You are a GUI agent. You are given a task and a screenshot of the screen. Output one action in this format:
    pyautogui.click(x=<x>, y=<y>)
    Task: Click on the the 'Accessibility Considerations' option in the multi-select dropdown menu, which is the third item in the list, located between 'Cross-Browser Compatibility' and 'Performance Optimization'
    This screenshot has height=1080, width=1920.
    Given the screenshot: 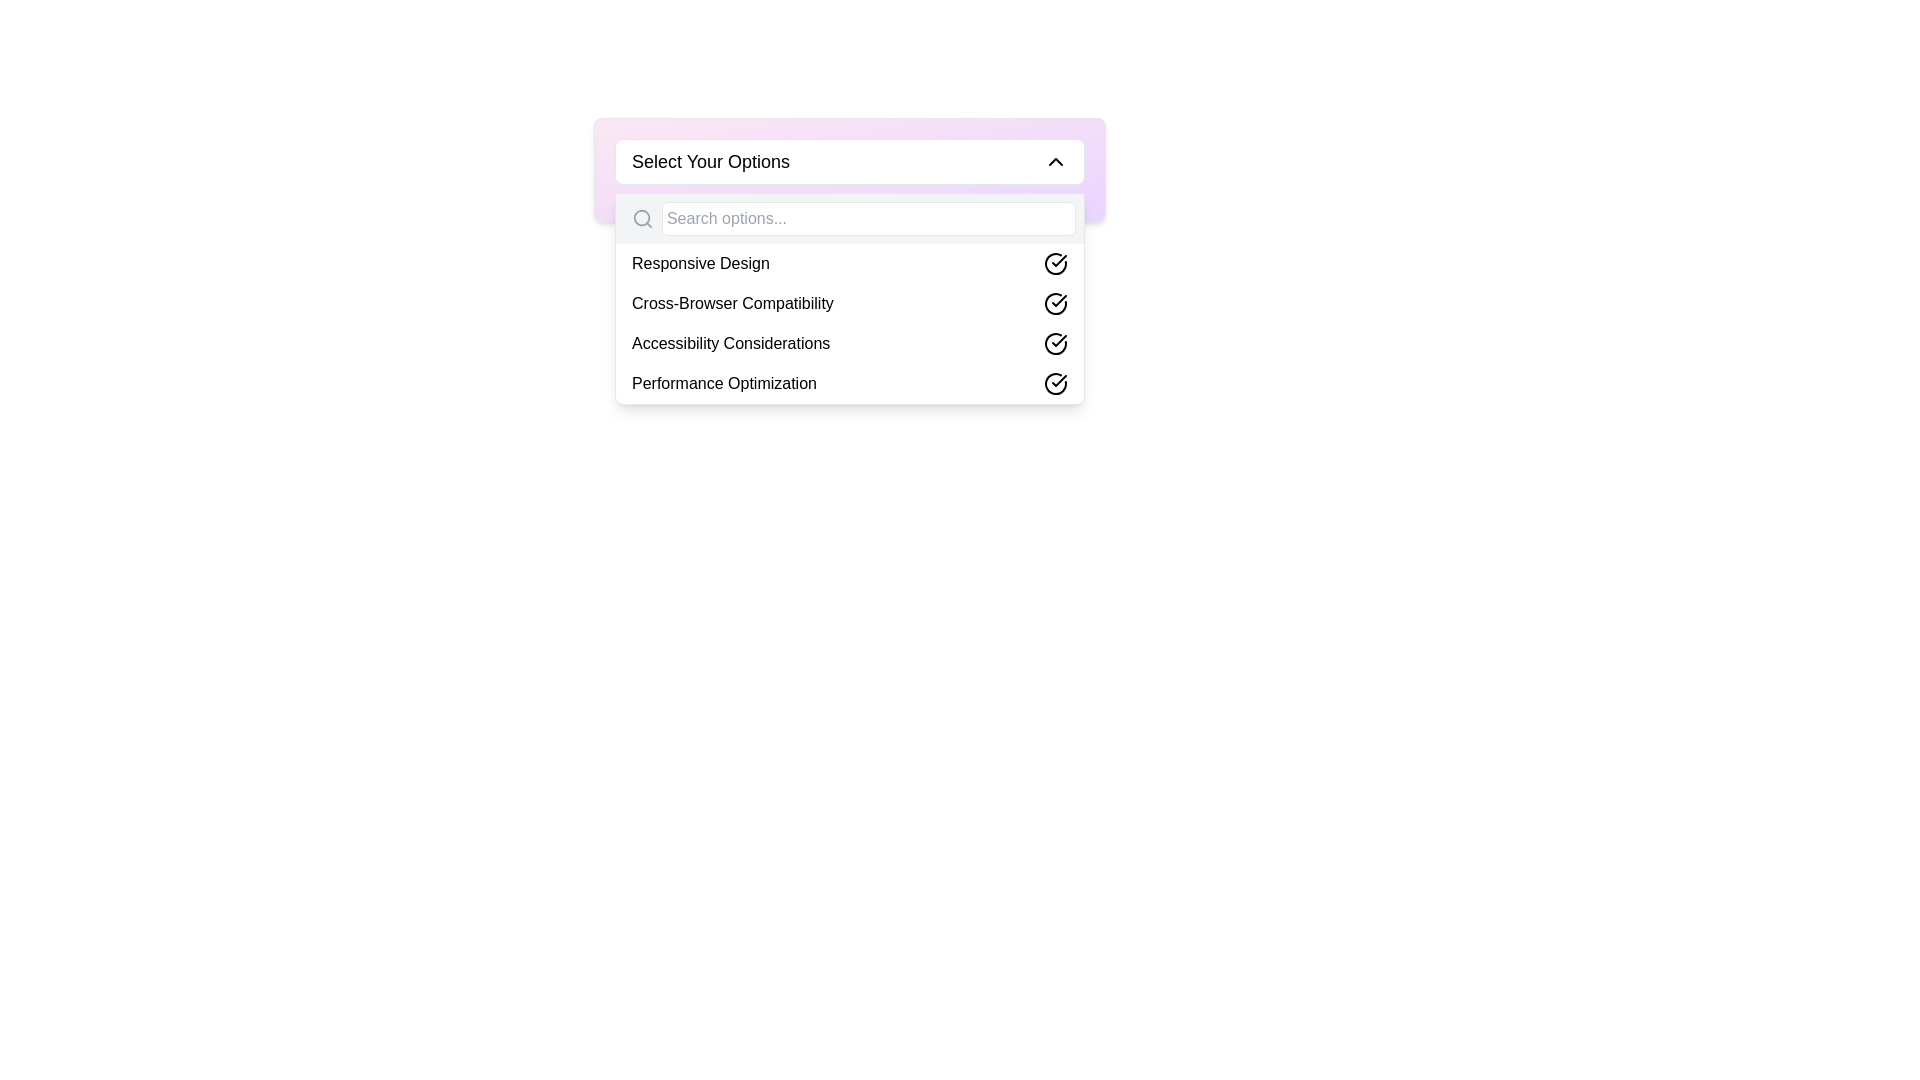 What is the action you would take?
    pyautogui.click(x=849, y=342)
    